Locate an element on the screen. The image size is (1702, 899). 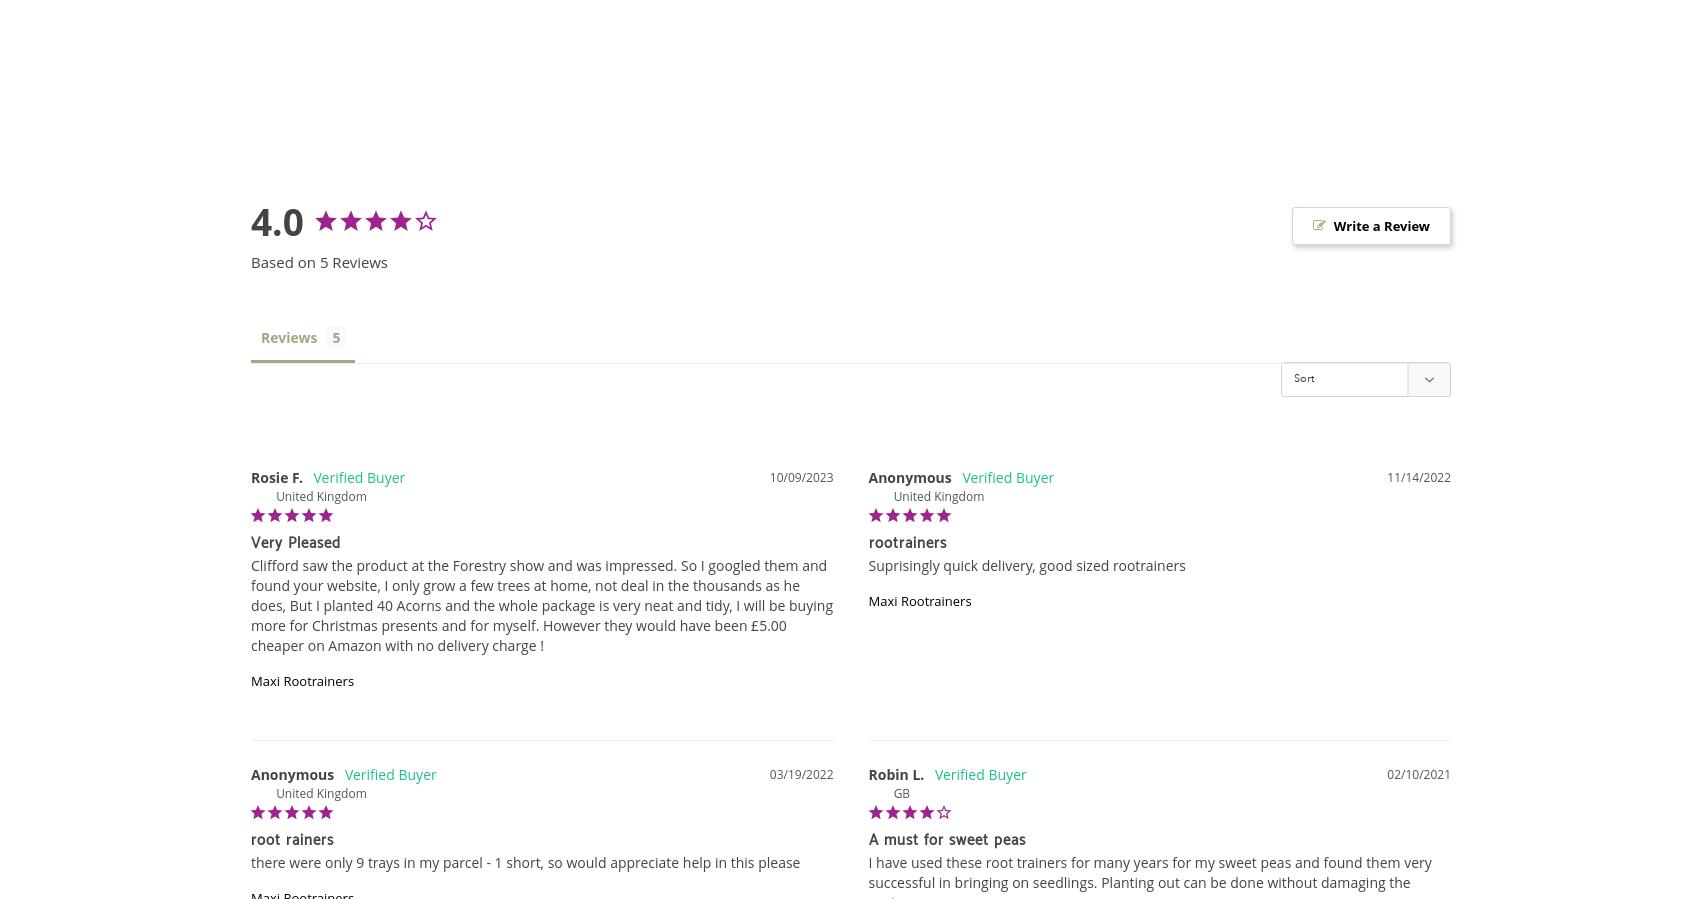
'Clifford saw the product at the Forestry show and was impressed. So I googled them and found your website, I only grow a few trees at home, not deal in the thousands as he does, But I planted 40 Acorns and the whole package is very neat and tidy, I will be buying more for Christmas presents and for myself. However they would have been £5.00 cheaper on Amazon with no delivery charge !' is located at coordinates (542, 603).